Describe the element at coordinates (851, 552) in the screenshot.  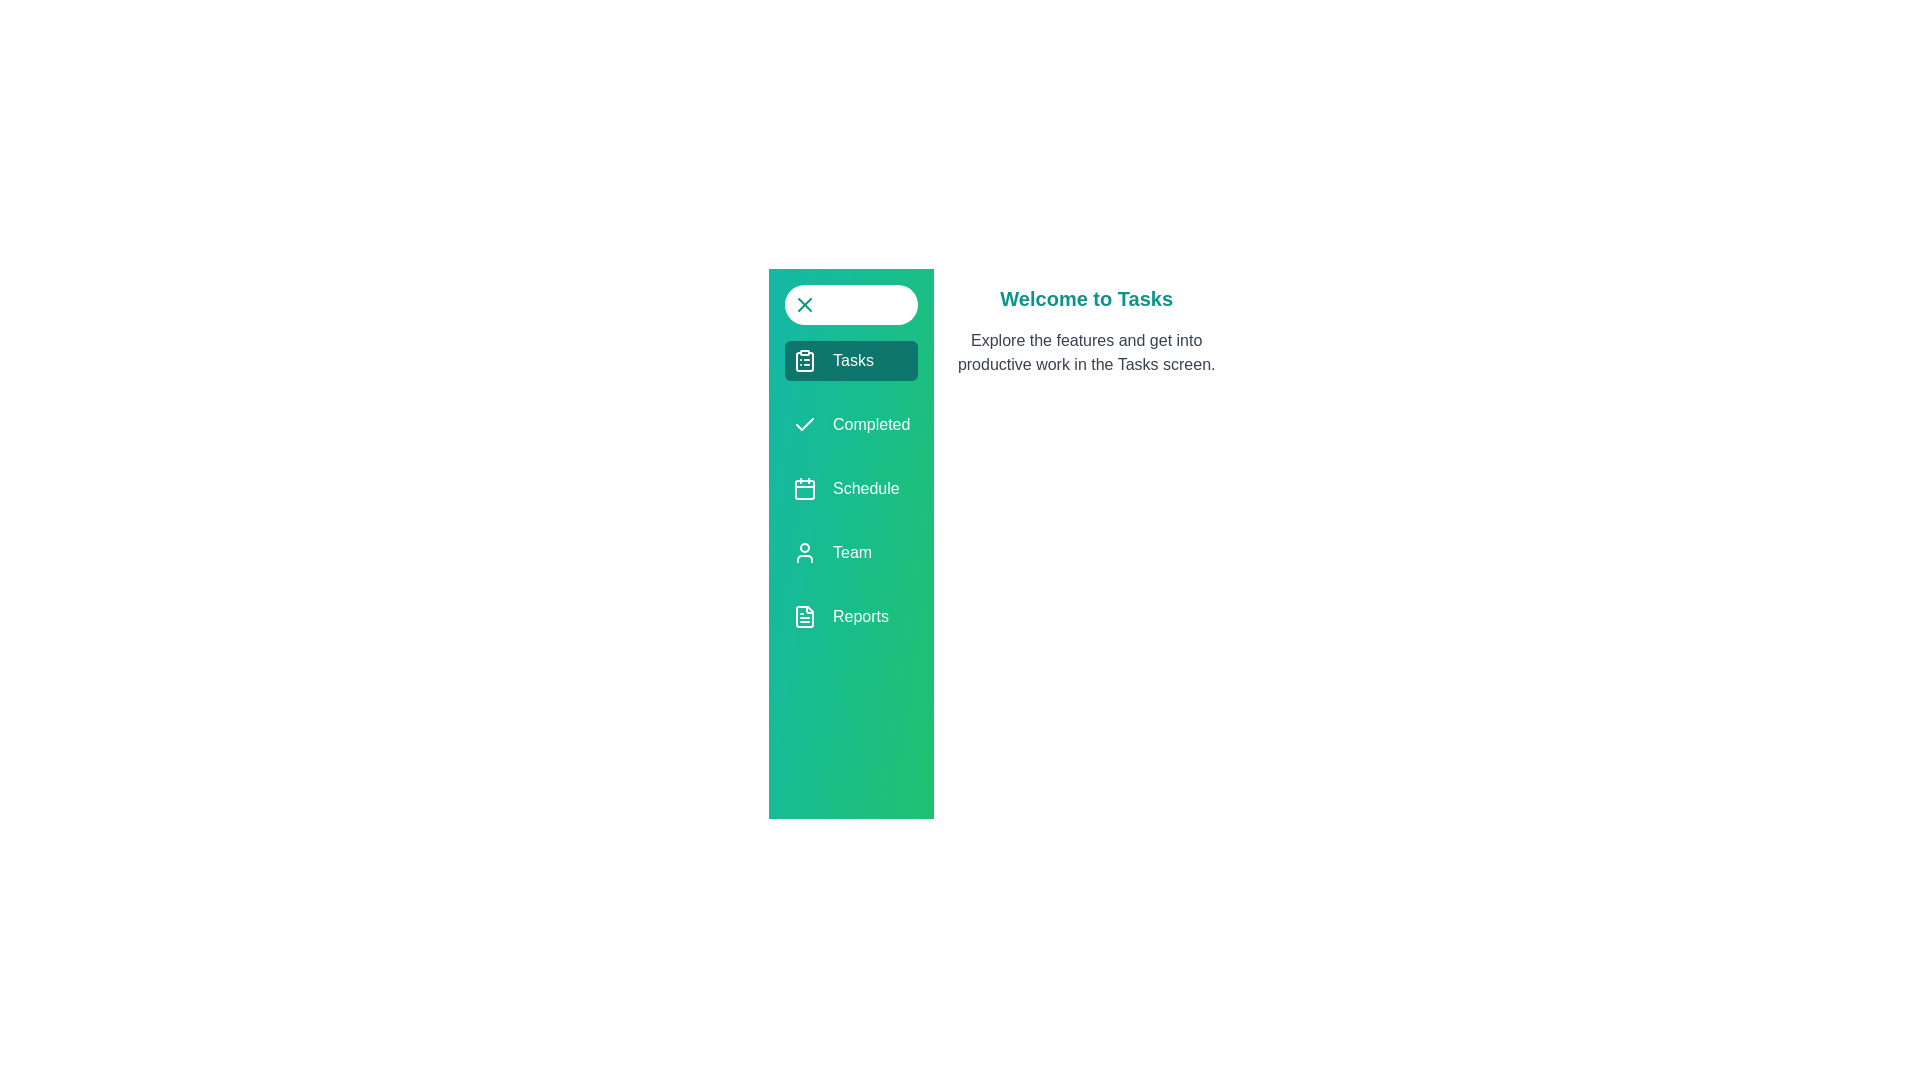
I see `the menu option Team in the drawer` at that location.